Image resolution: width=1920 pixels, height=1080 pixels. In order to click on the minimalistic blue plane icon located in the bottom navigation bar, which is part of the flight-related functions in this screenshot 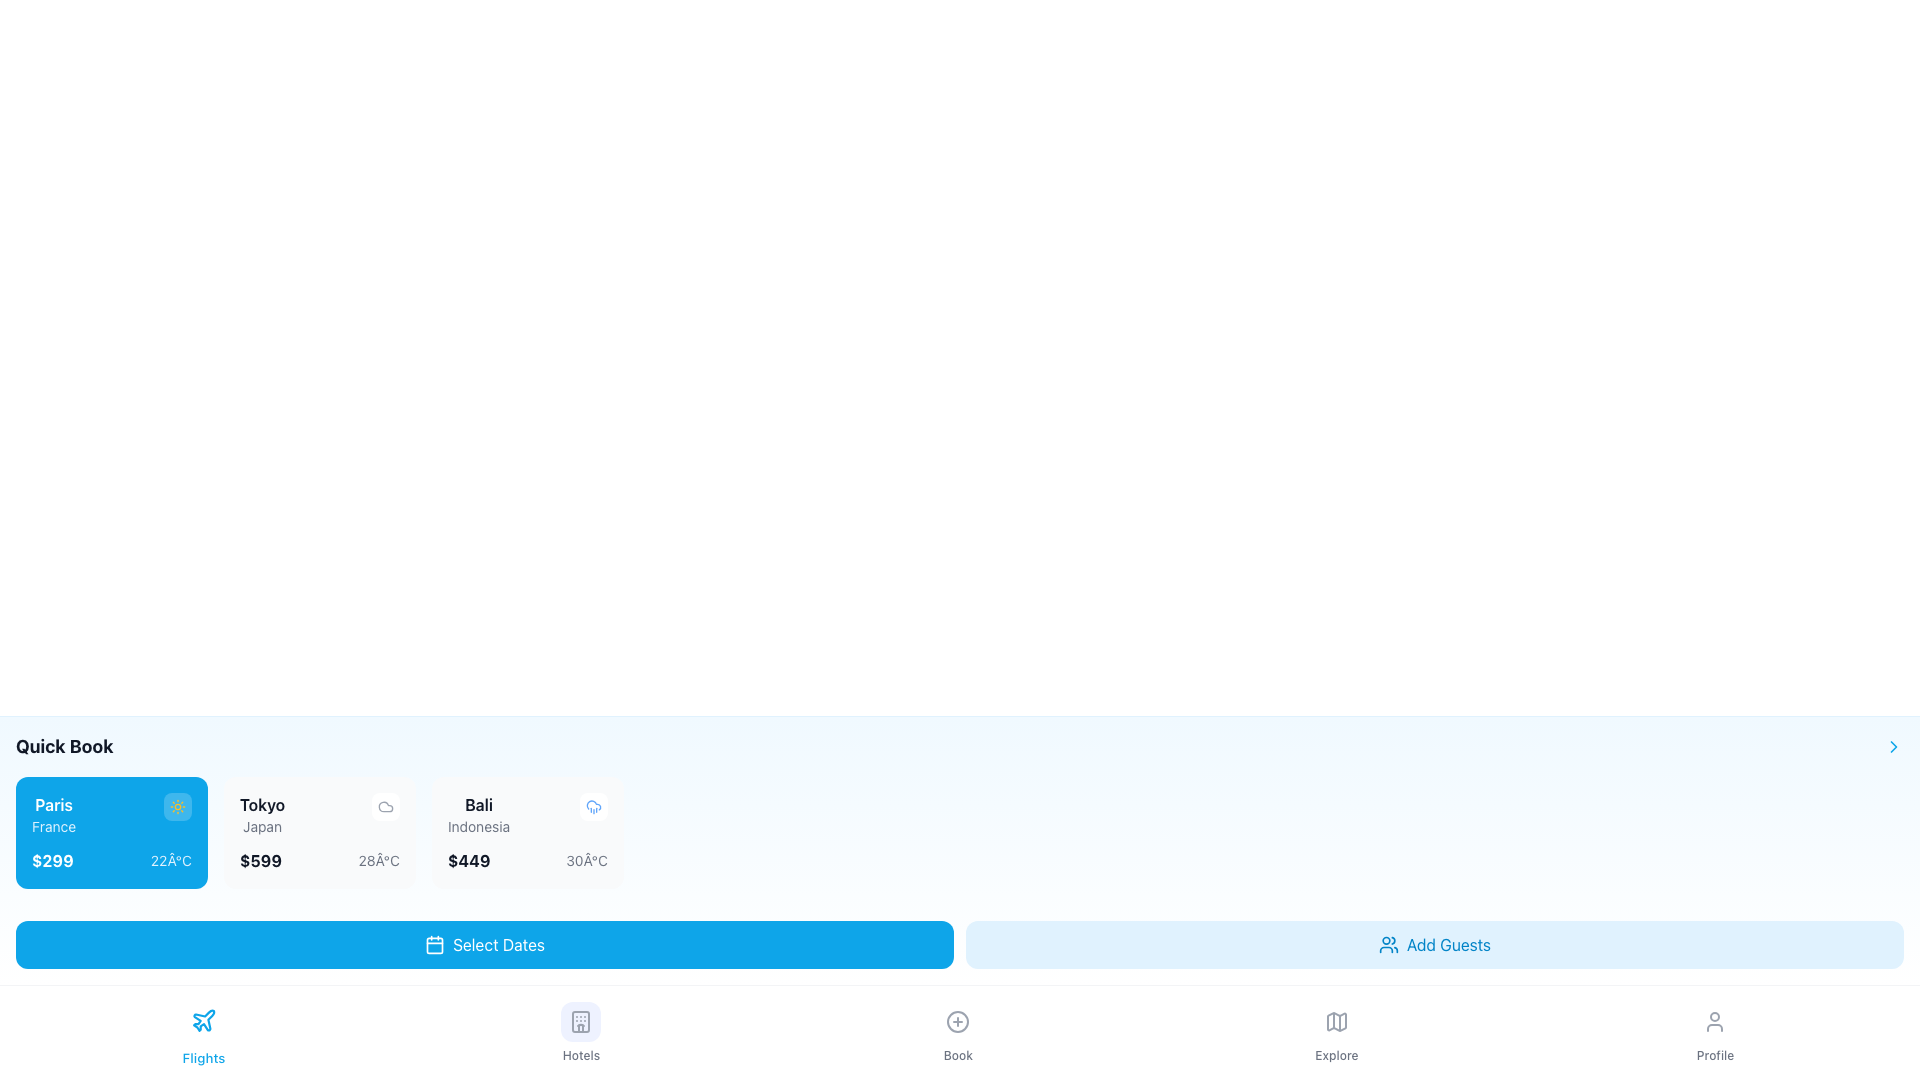, I will do `click(204, 1020)`.